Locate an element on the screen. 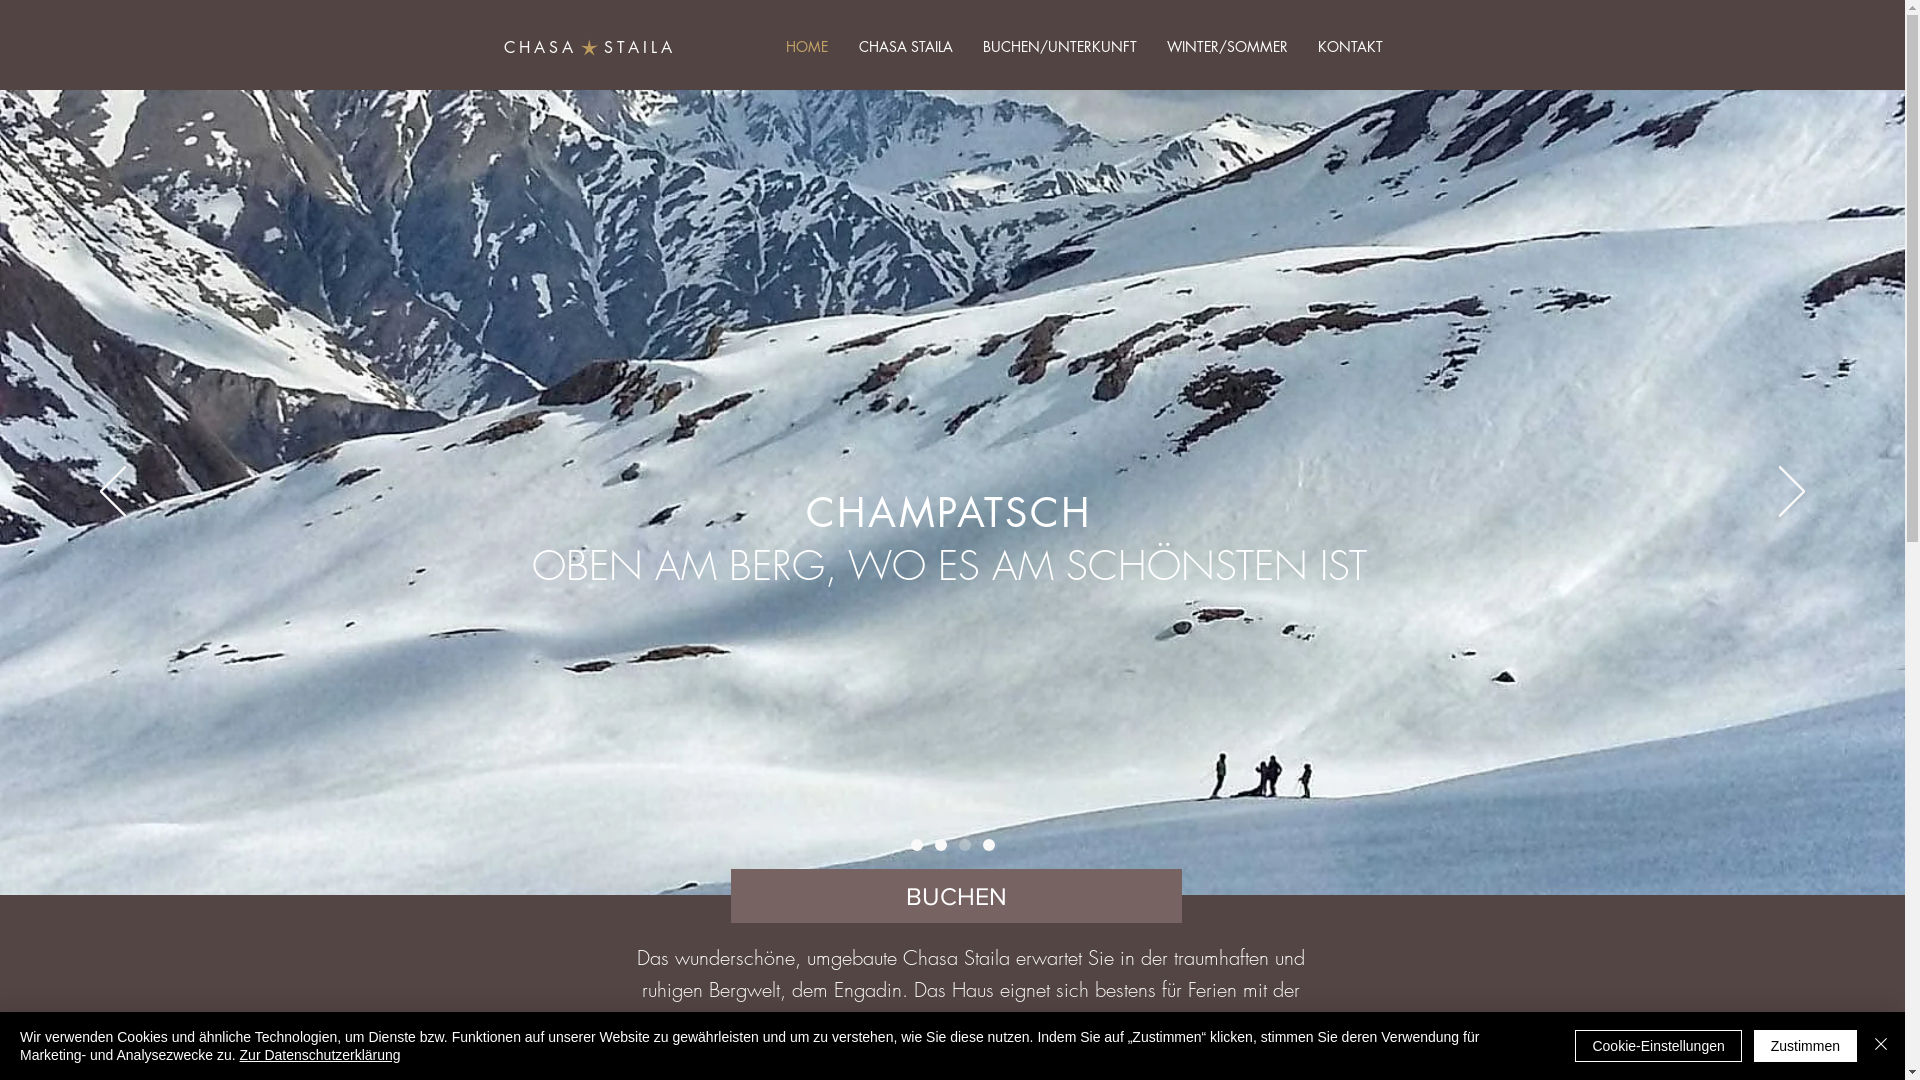 The height and width of the screenshot is (1080, 1920). 'WINTER/SOMMER' is located at coordinates (1226, 45).